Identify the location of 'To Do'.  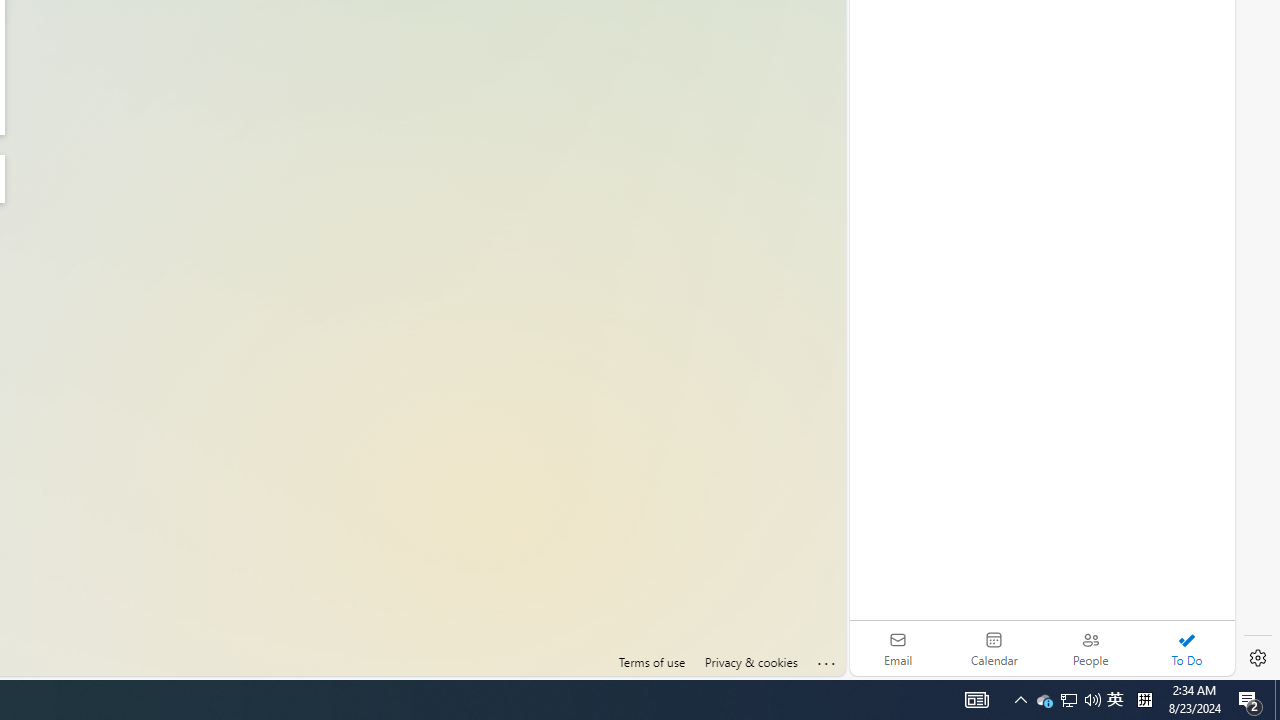
(1186, 648).